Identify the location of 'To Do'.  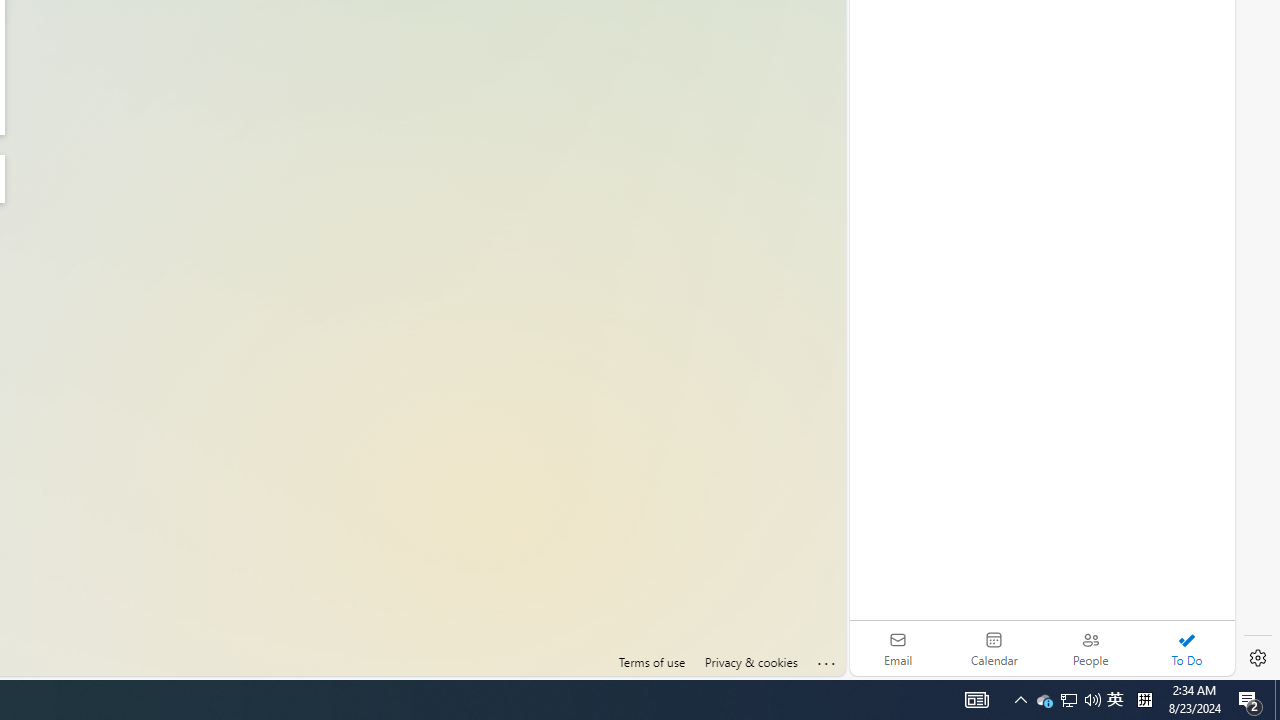
(1186, 648).